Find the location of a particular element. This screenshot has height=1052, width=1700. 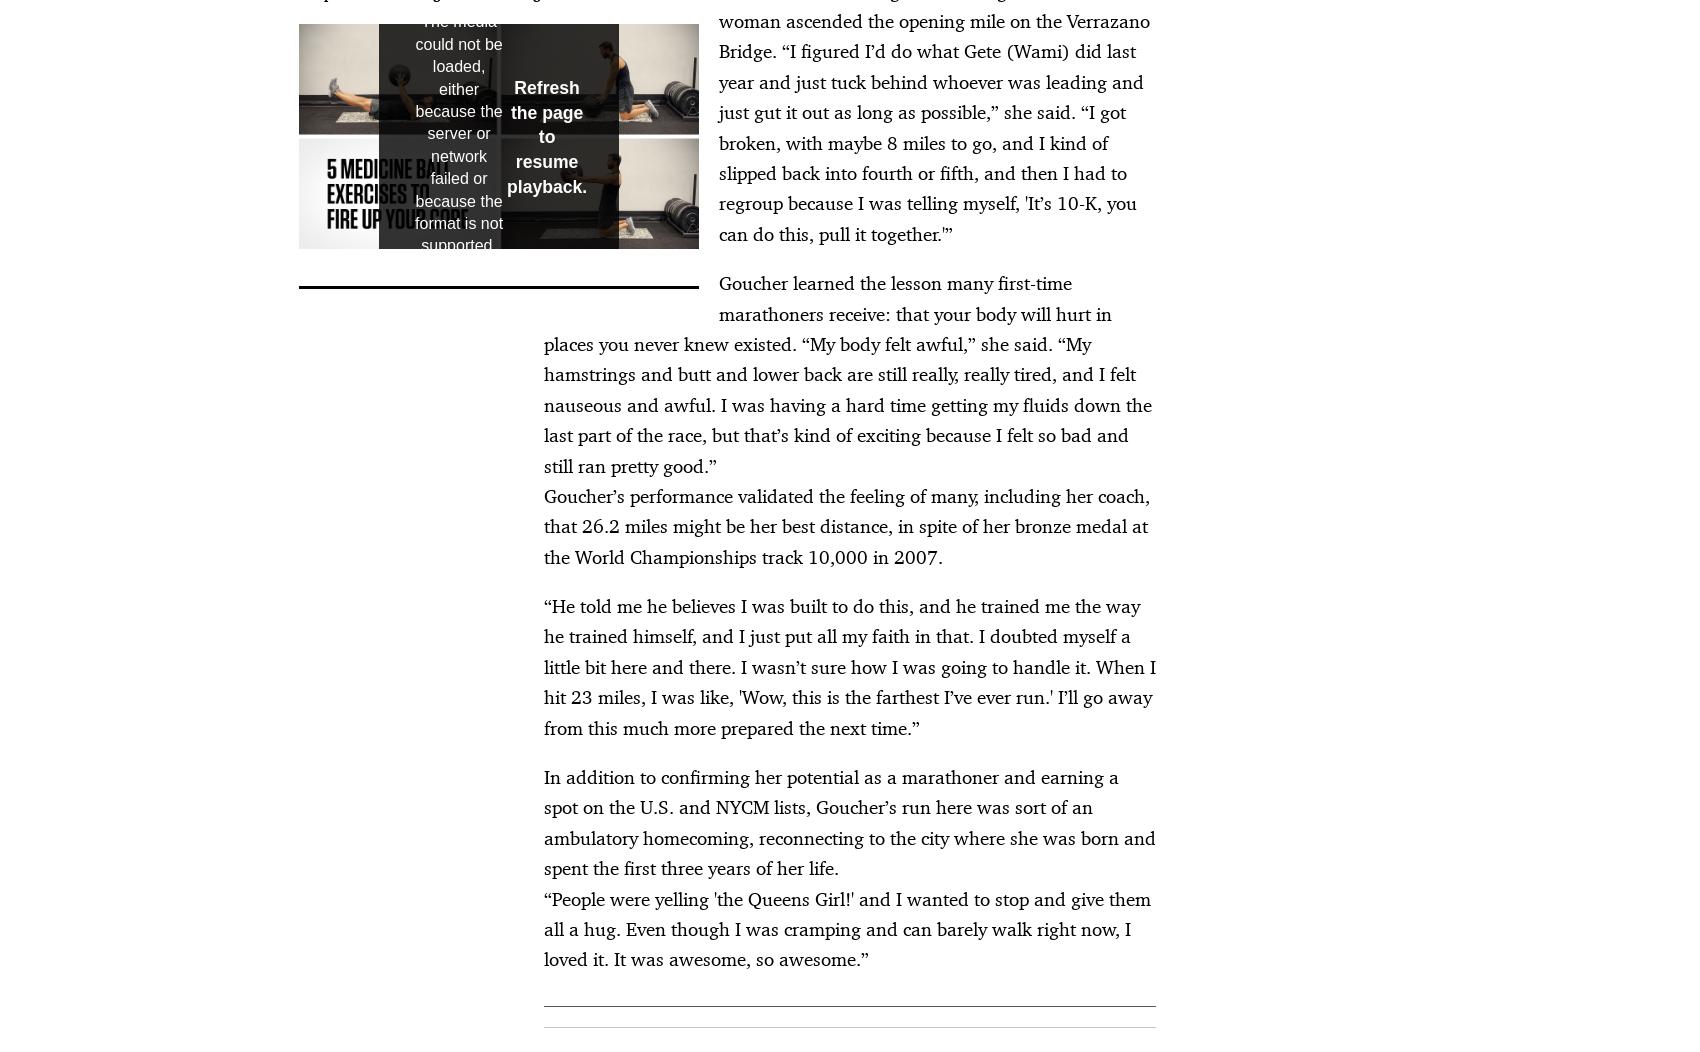

'A Part of Hearst Digital Media' is located at coordinates (399, 753).